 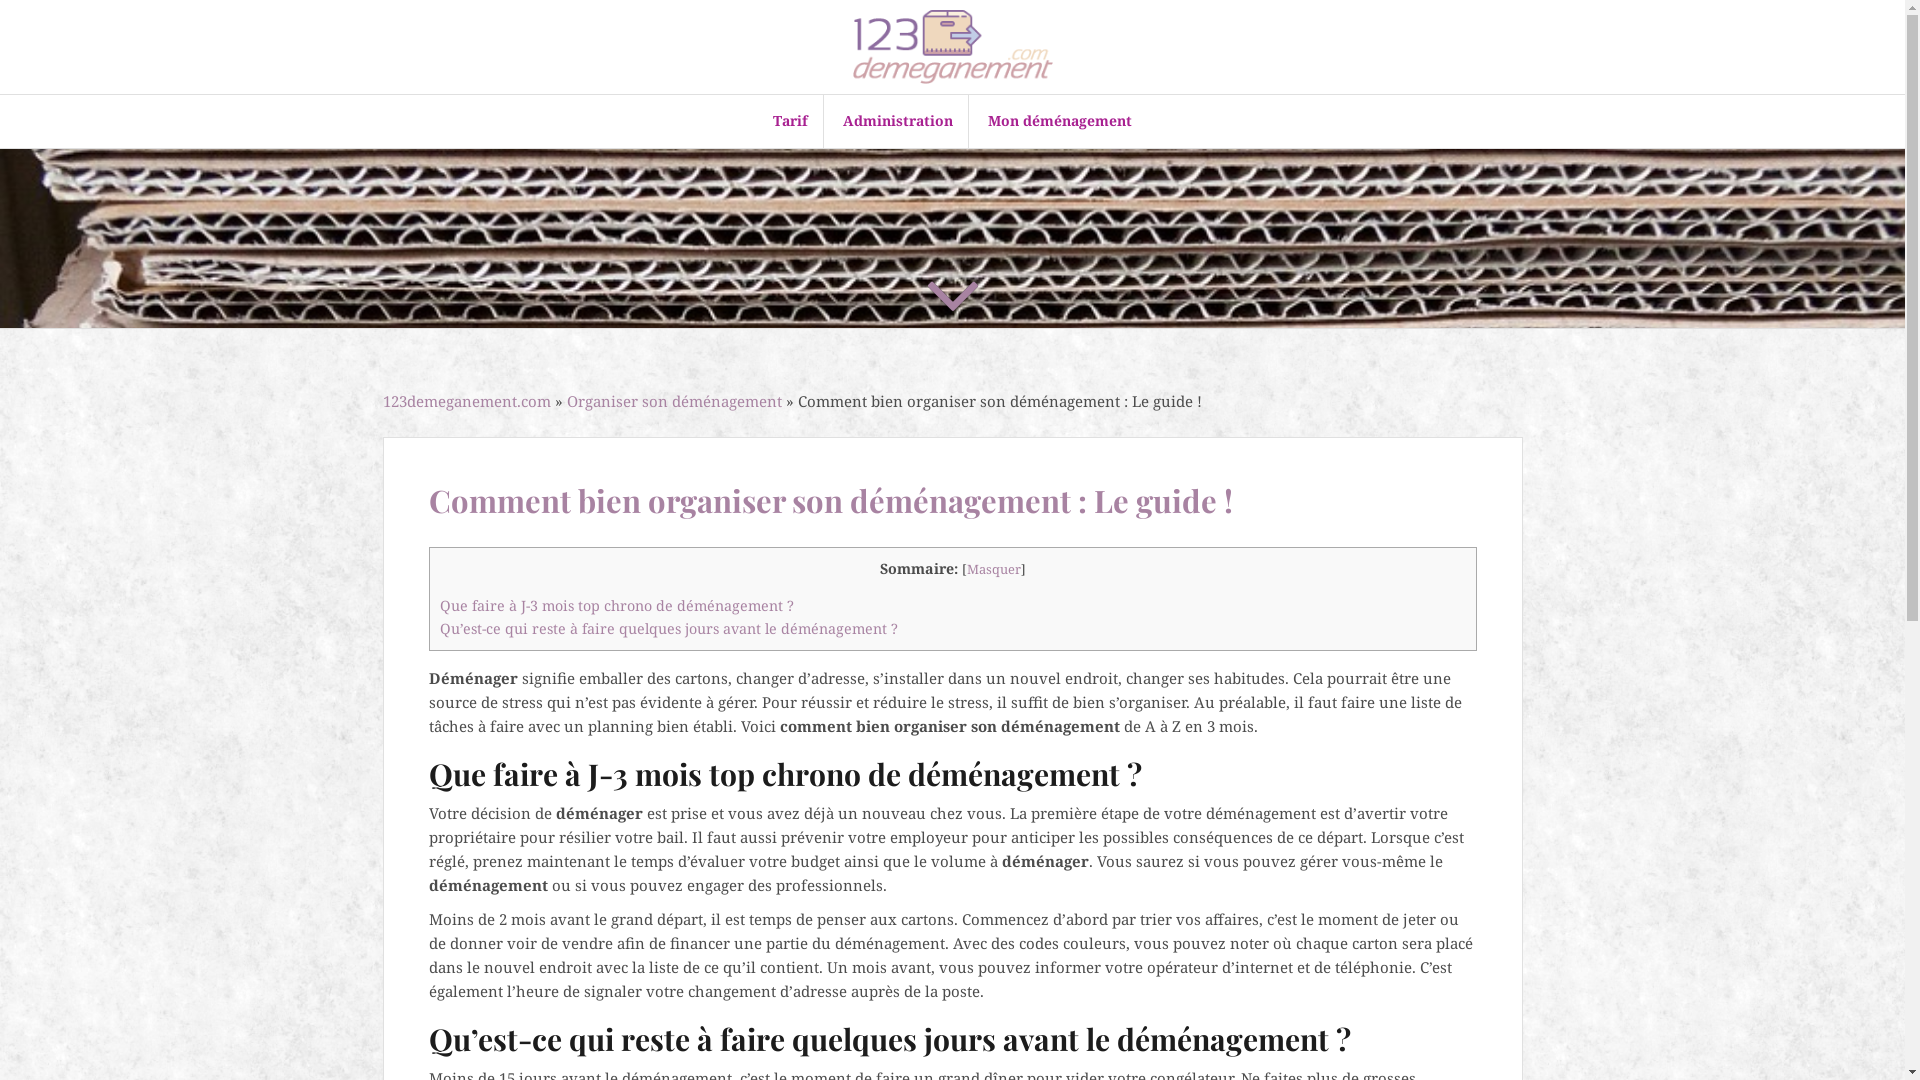 I want to click on 'Masquer', so click(x=965, y=569).